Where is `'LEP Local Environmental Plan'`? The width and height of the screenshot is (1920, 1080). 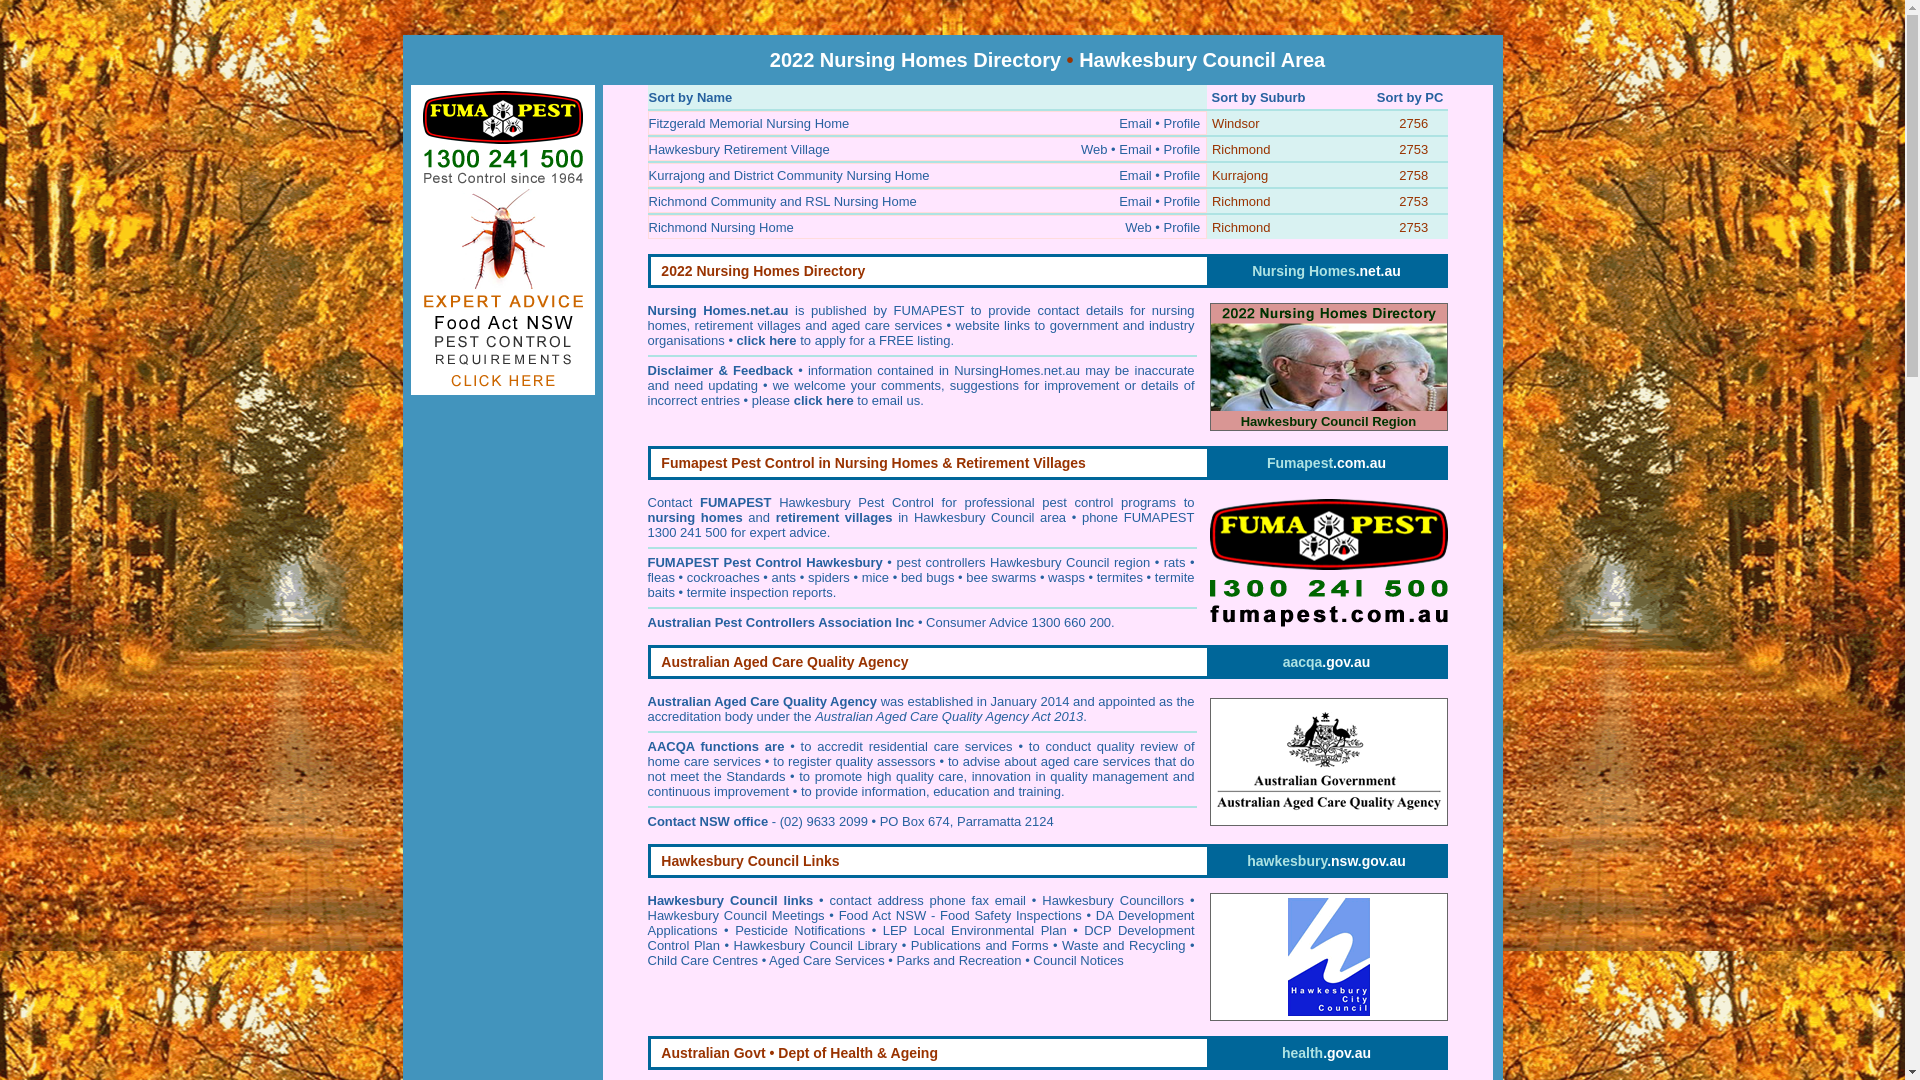 'LEP Local Environmental Plan' is located at coordinates (974, 930).